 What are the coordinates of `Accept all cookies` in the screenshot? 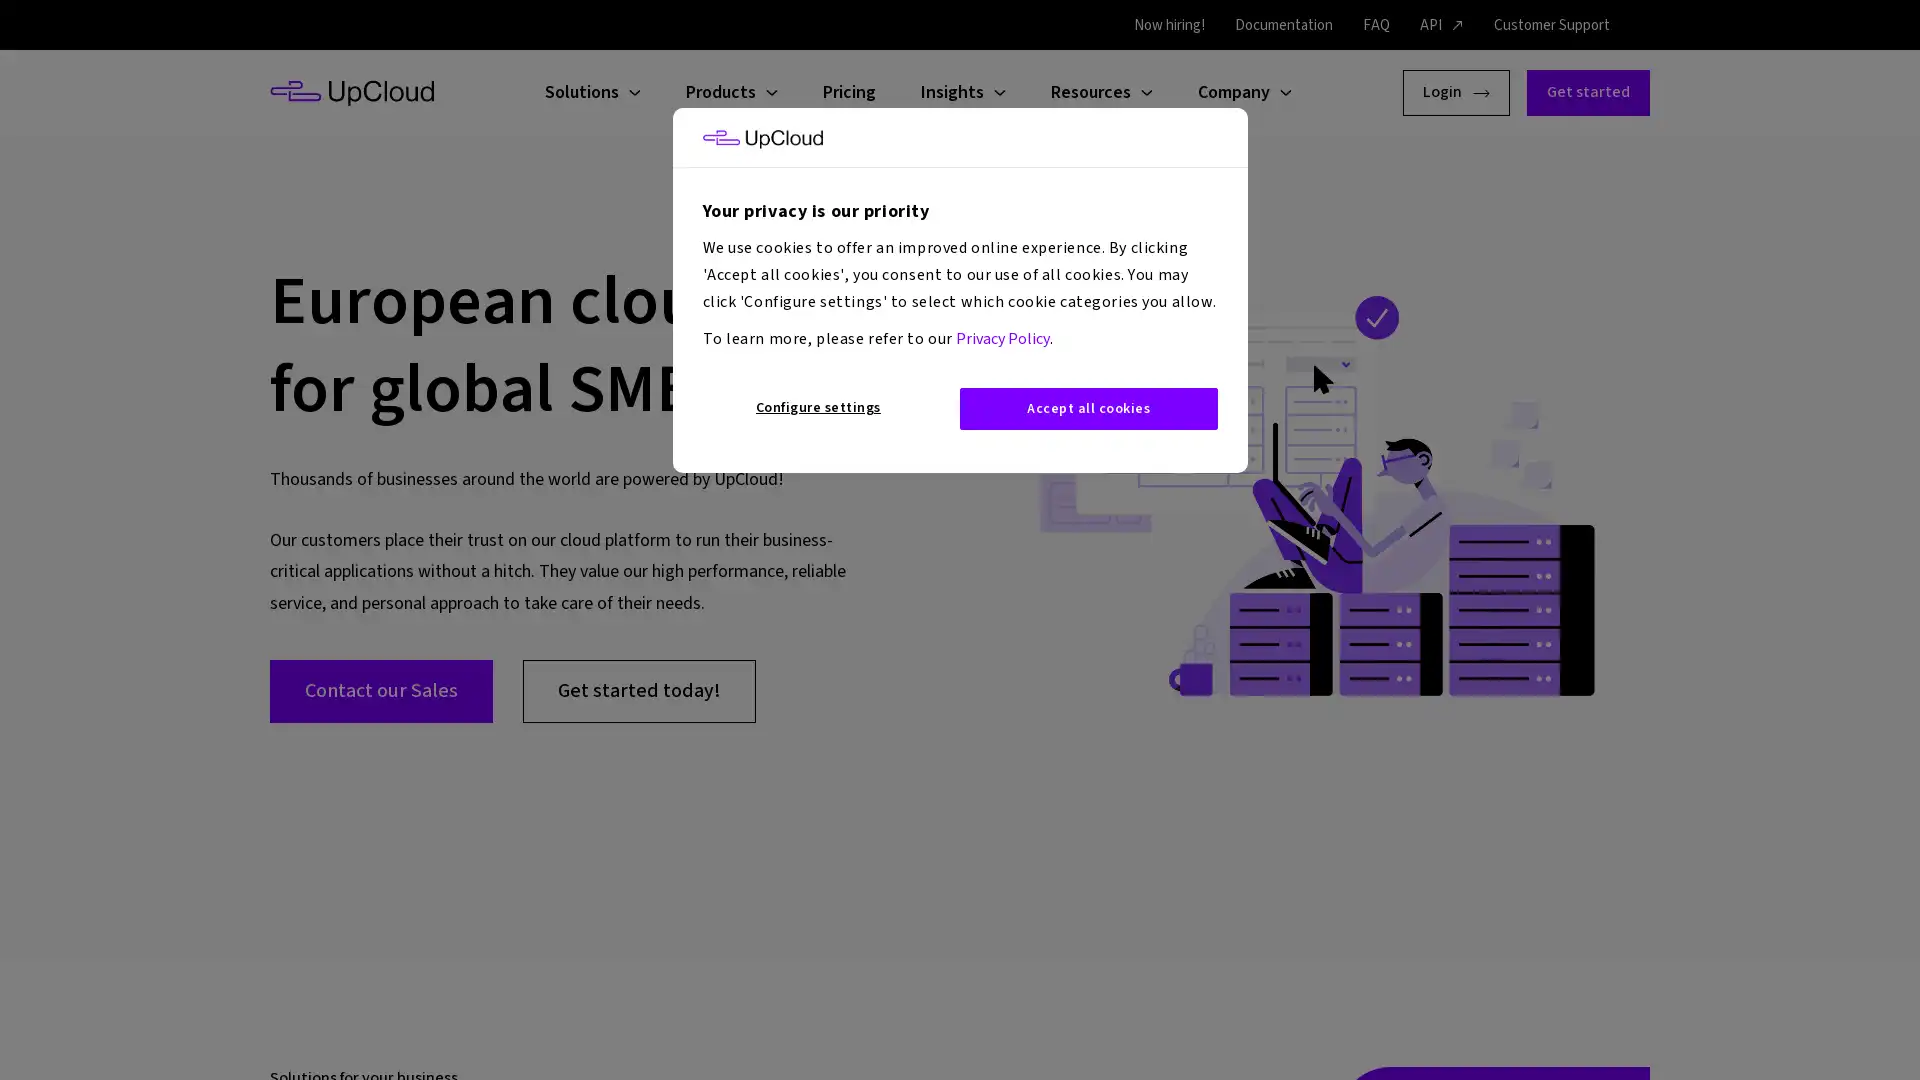 It's located at (1087, 407).